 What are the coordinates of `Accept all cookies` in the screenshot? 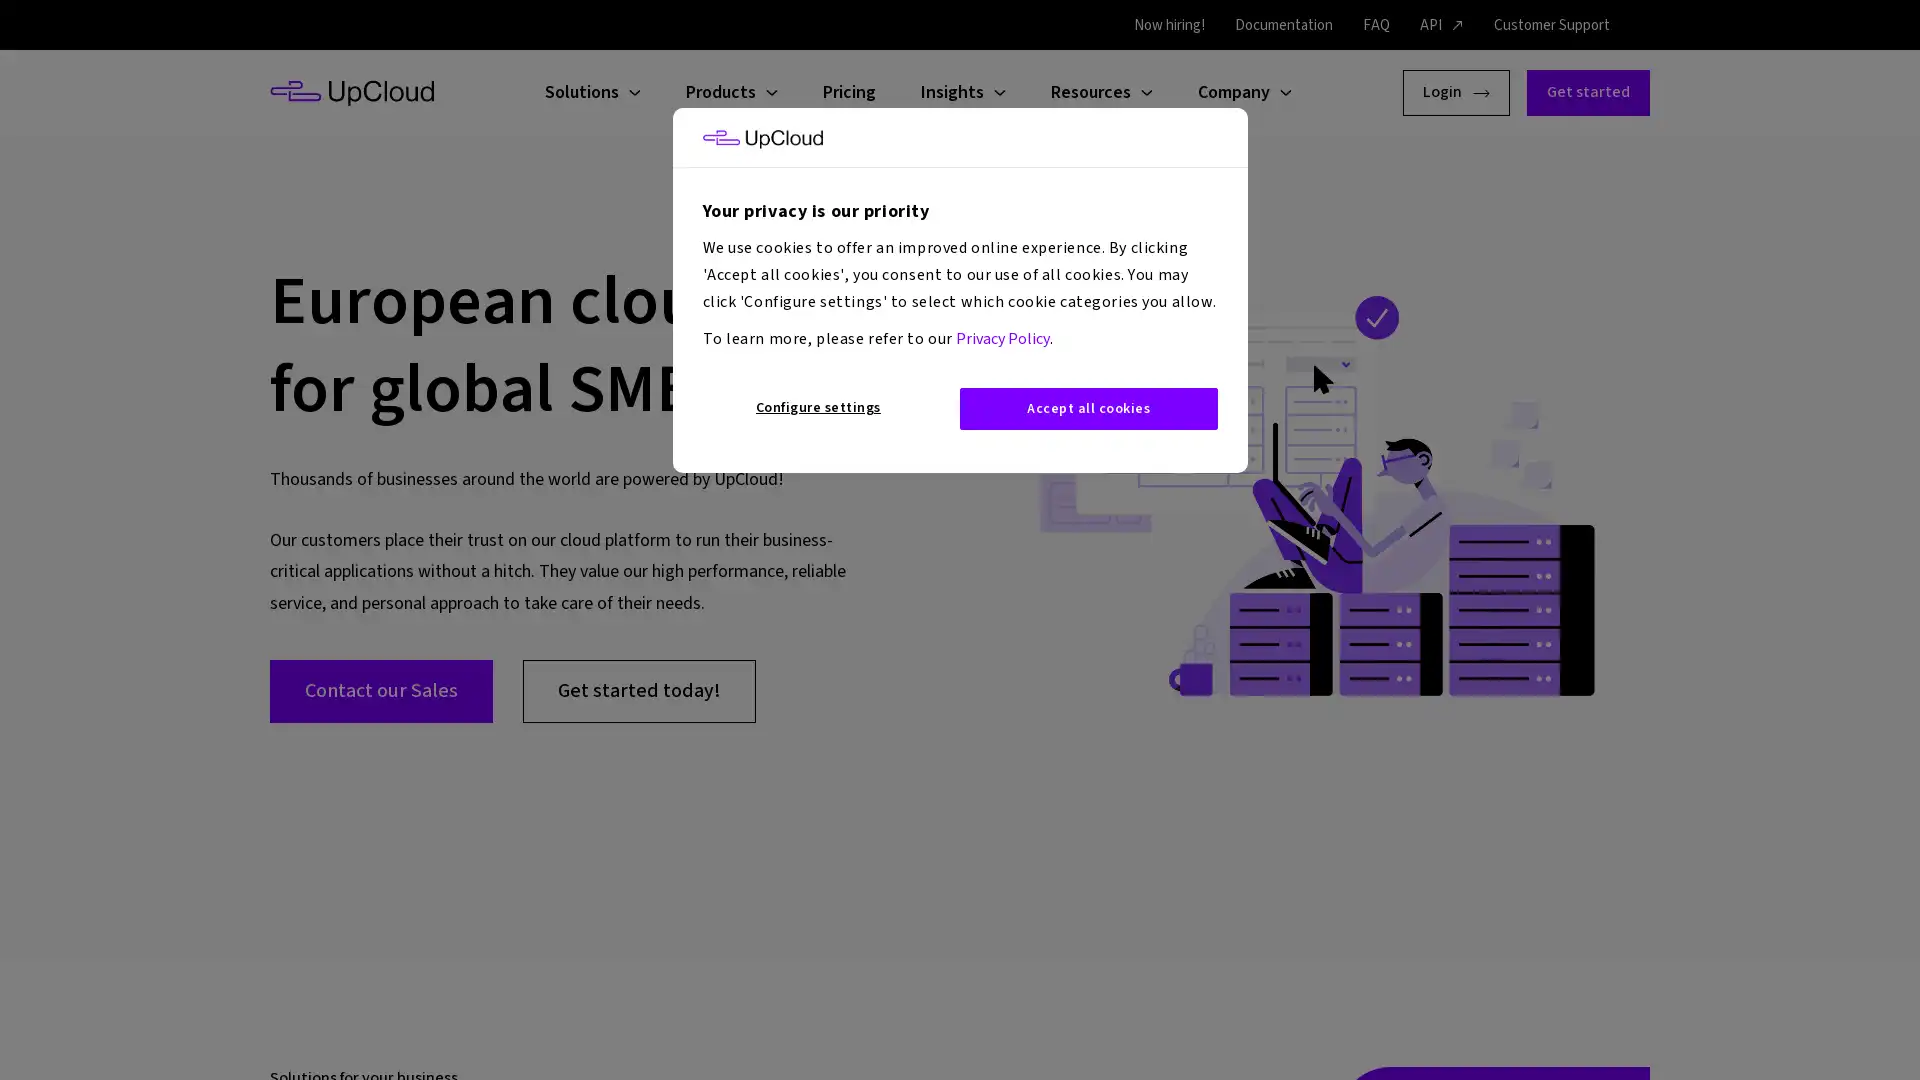 It's located at (1087, 407).